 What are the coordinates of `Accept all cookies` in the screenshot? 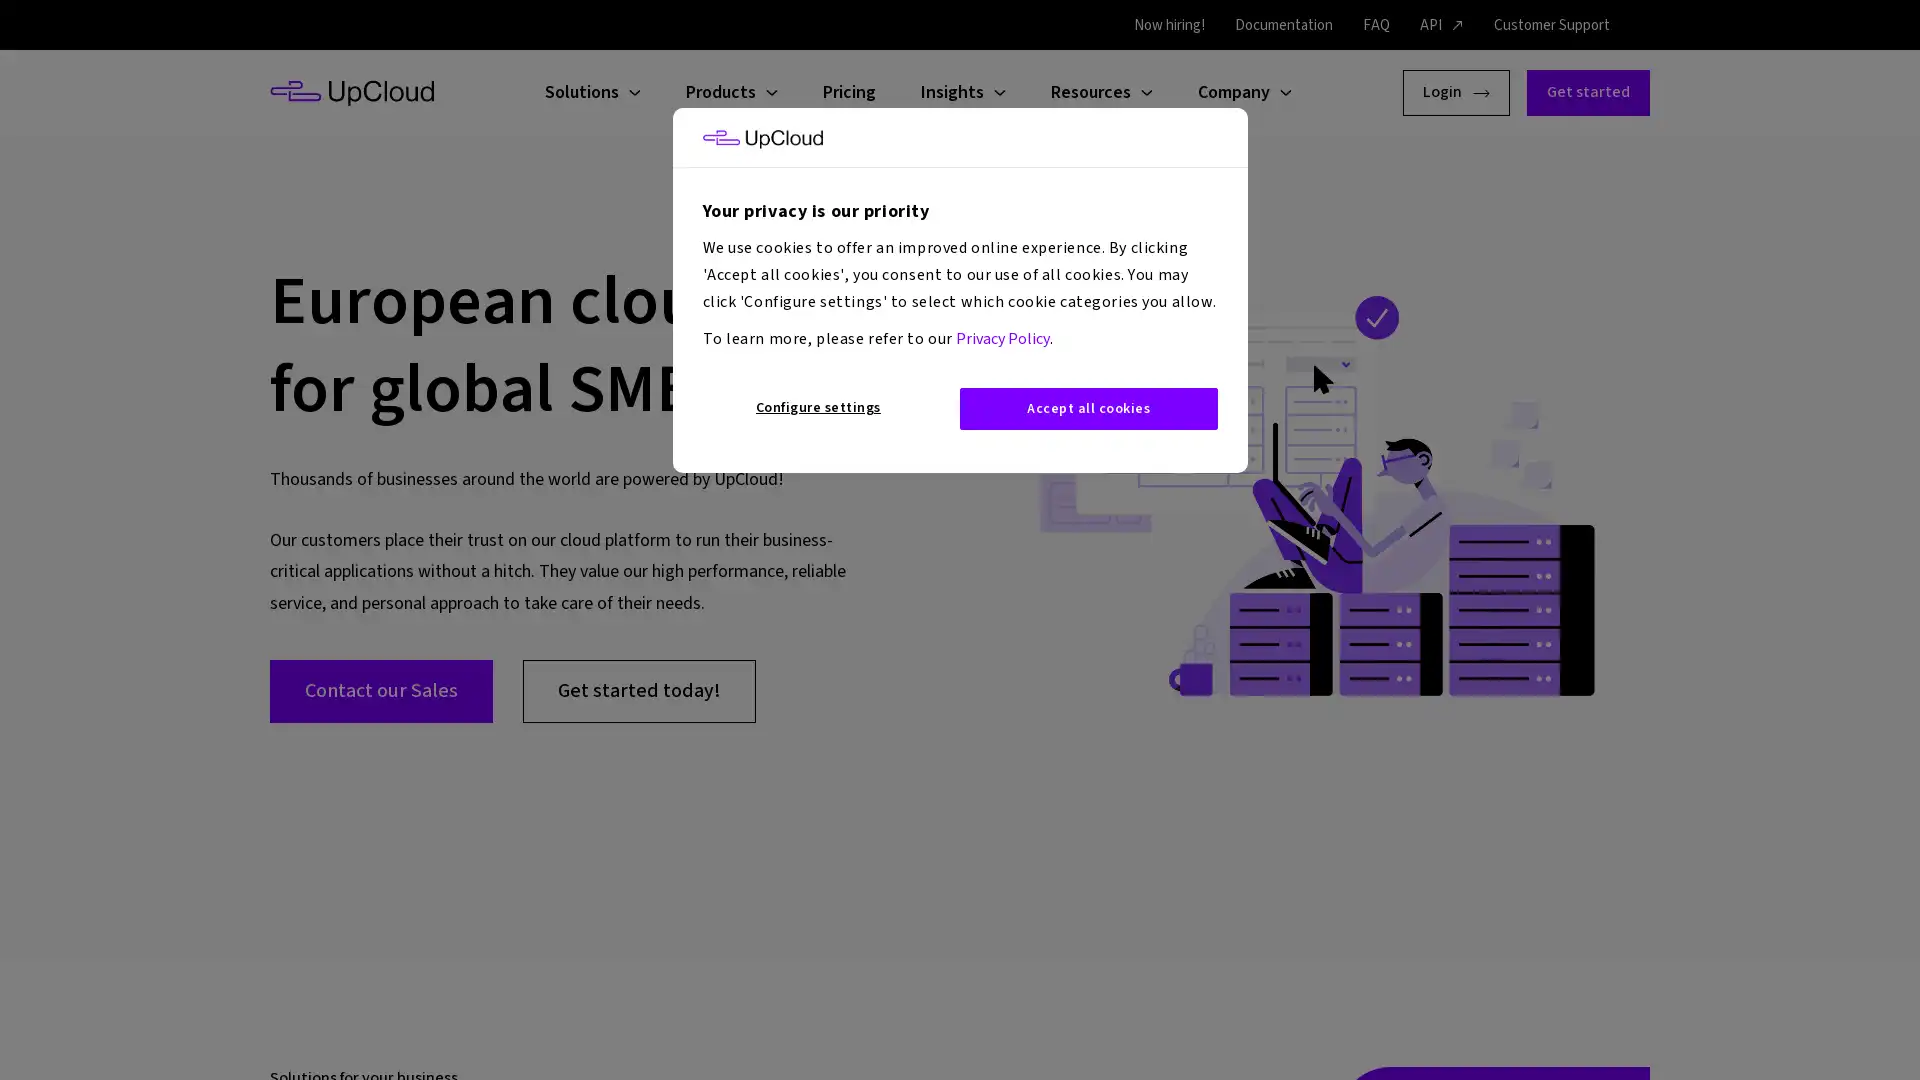 It's located at (1087, 407).